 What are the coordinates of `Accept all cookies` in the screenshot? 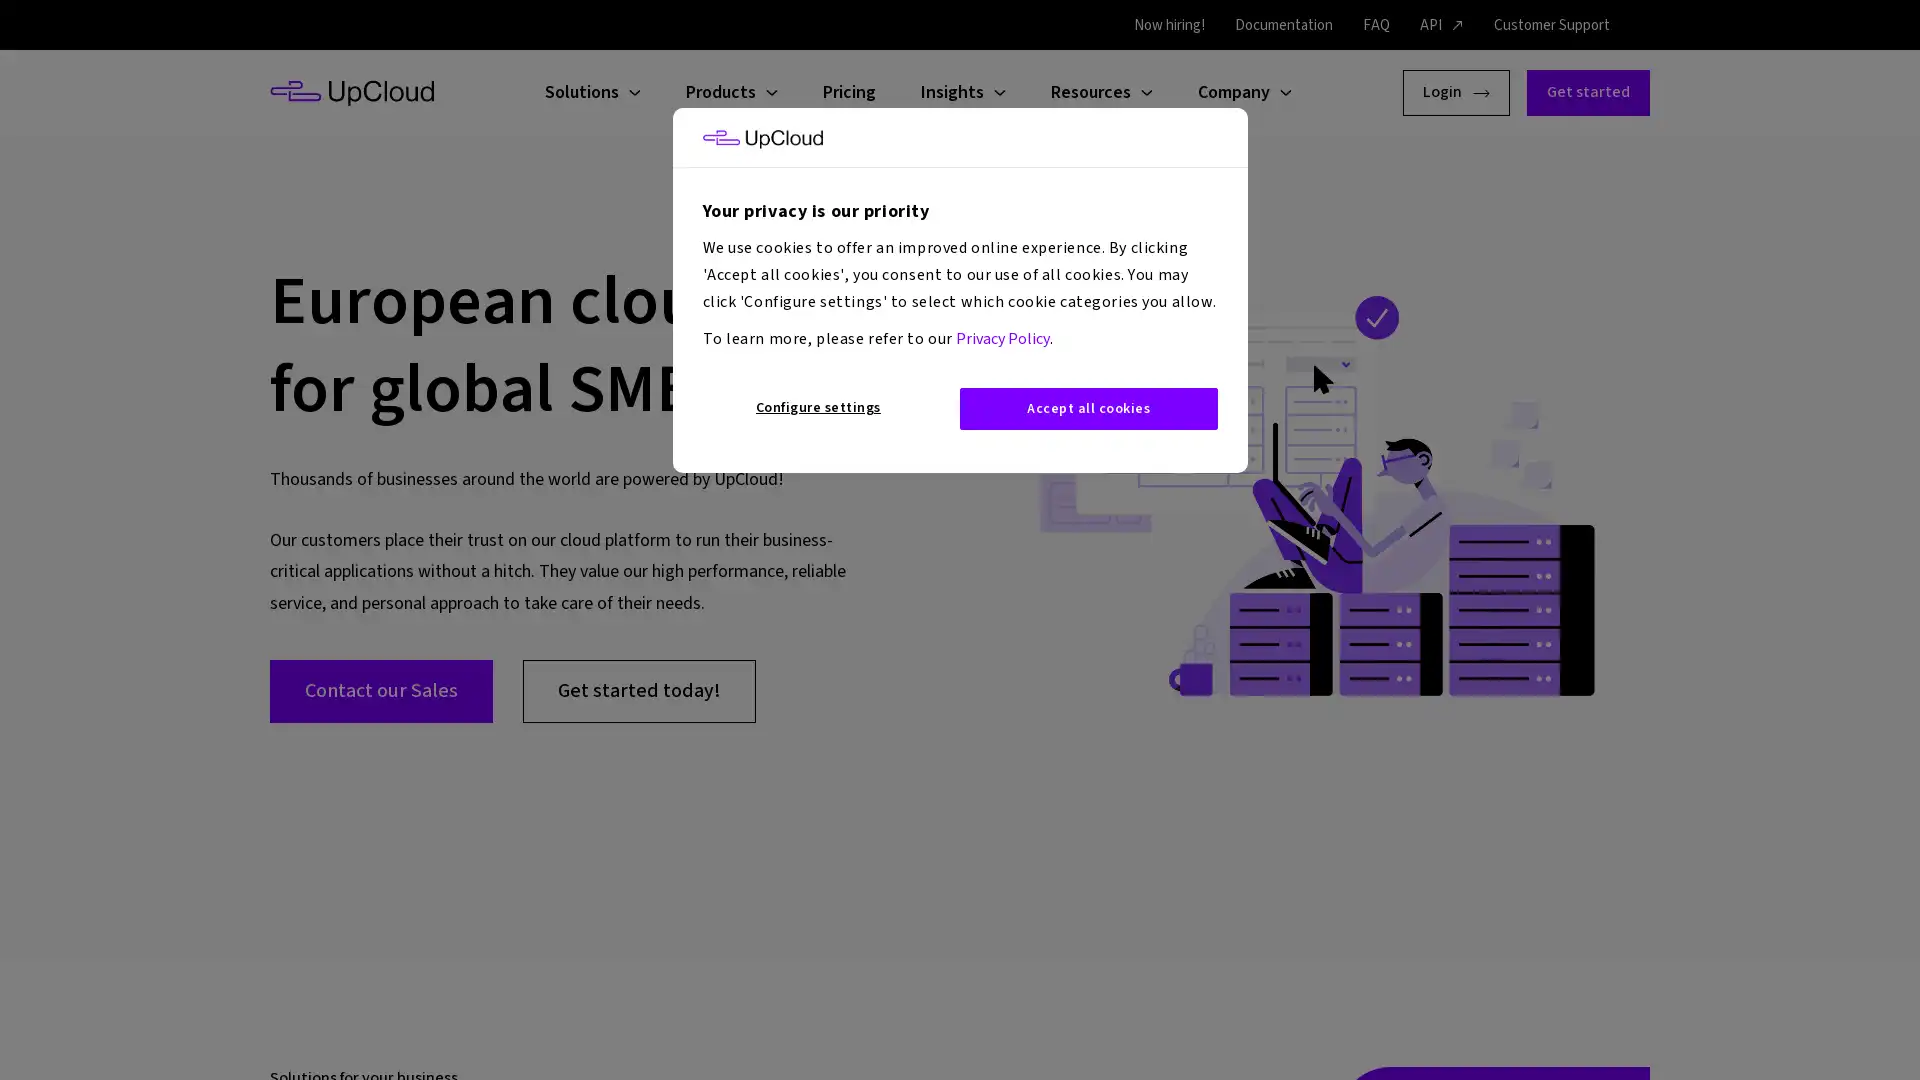 It's located at (1087, 407).